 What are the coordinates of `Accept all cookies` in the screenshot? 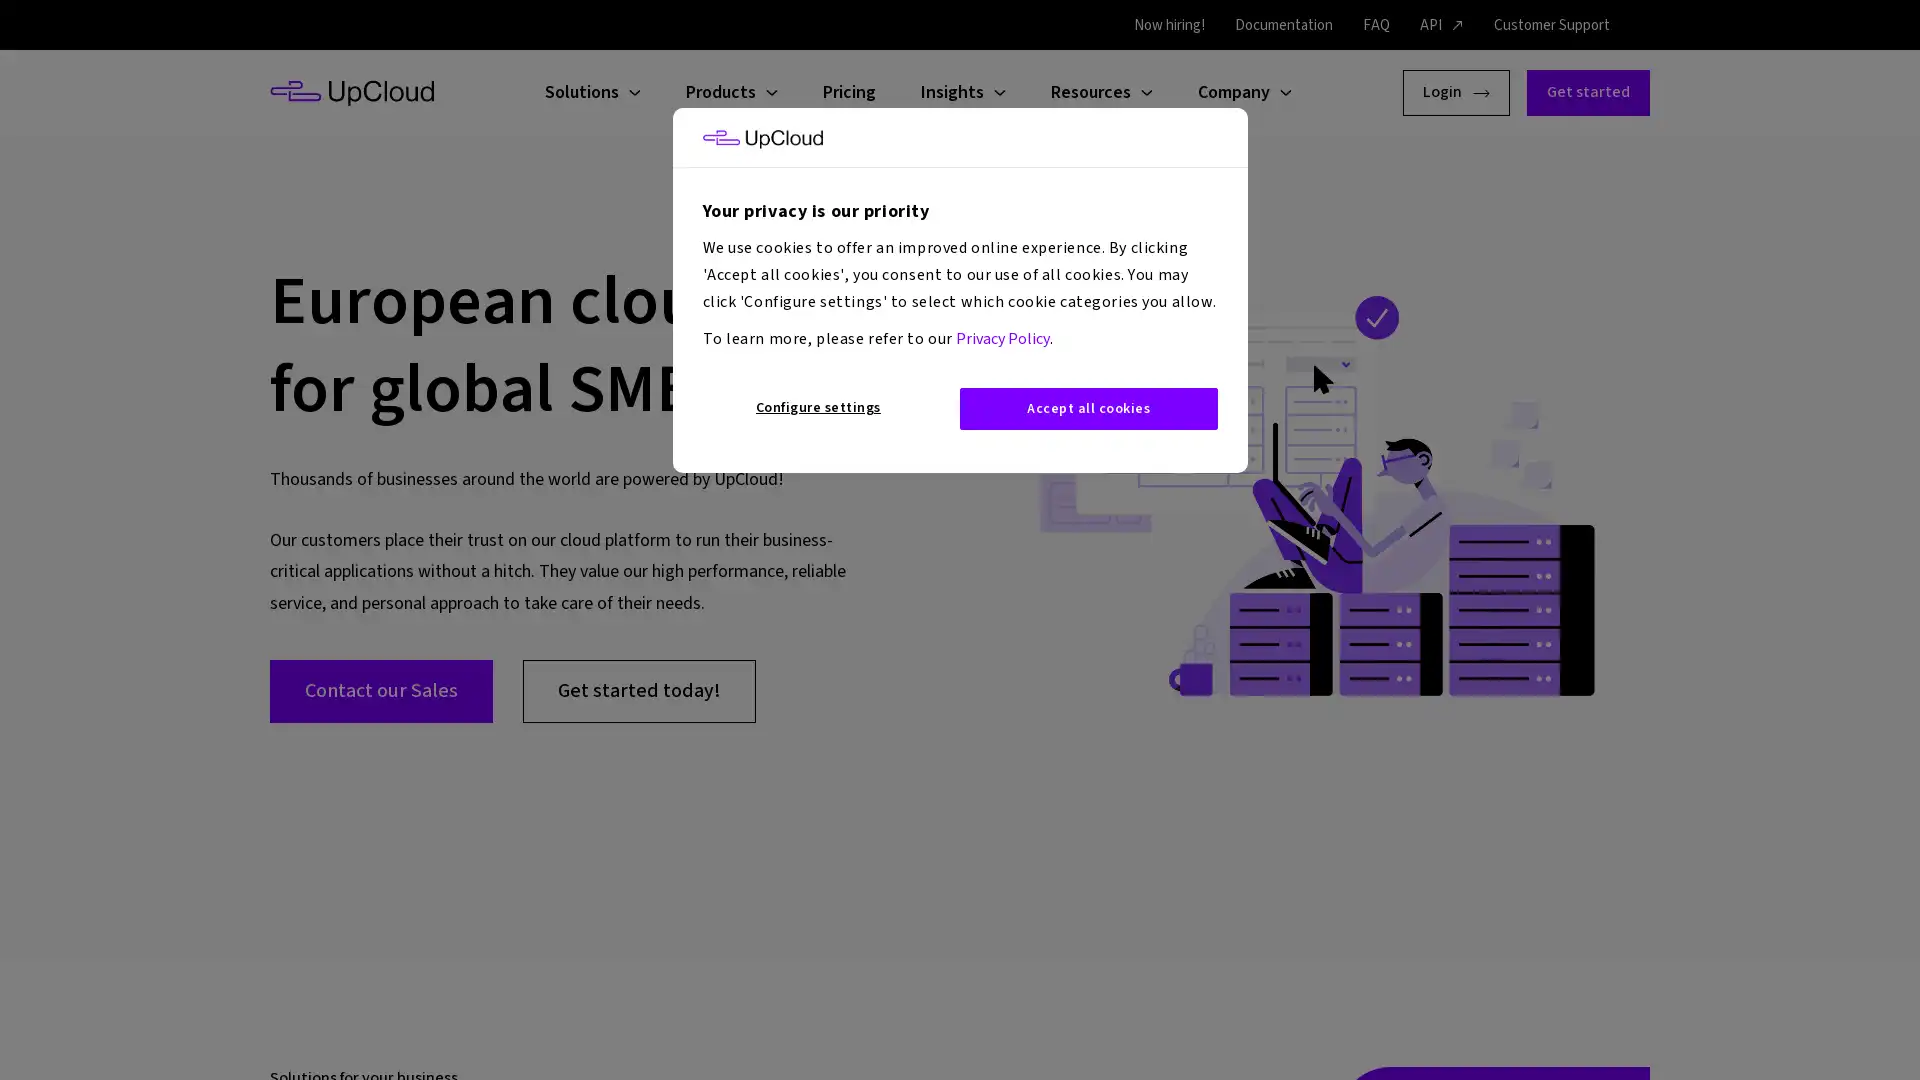 It's located at (1087, 407).